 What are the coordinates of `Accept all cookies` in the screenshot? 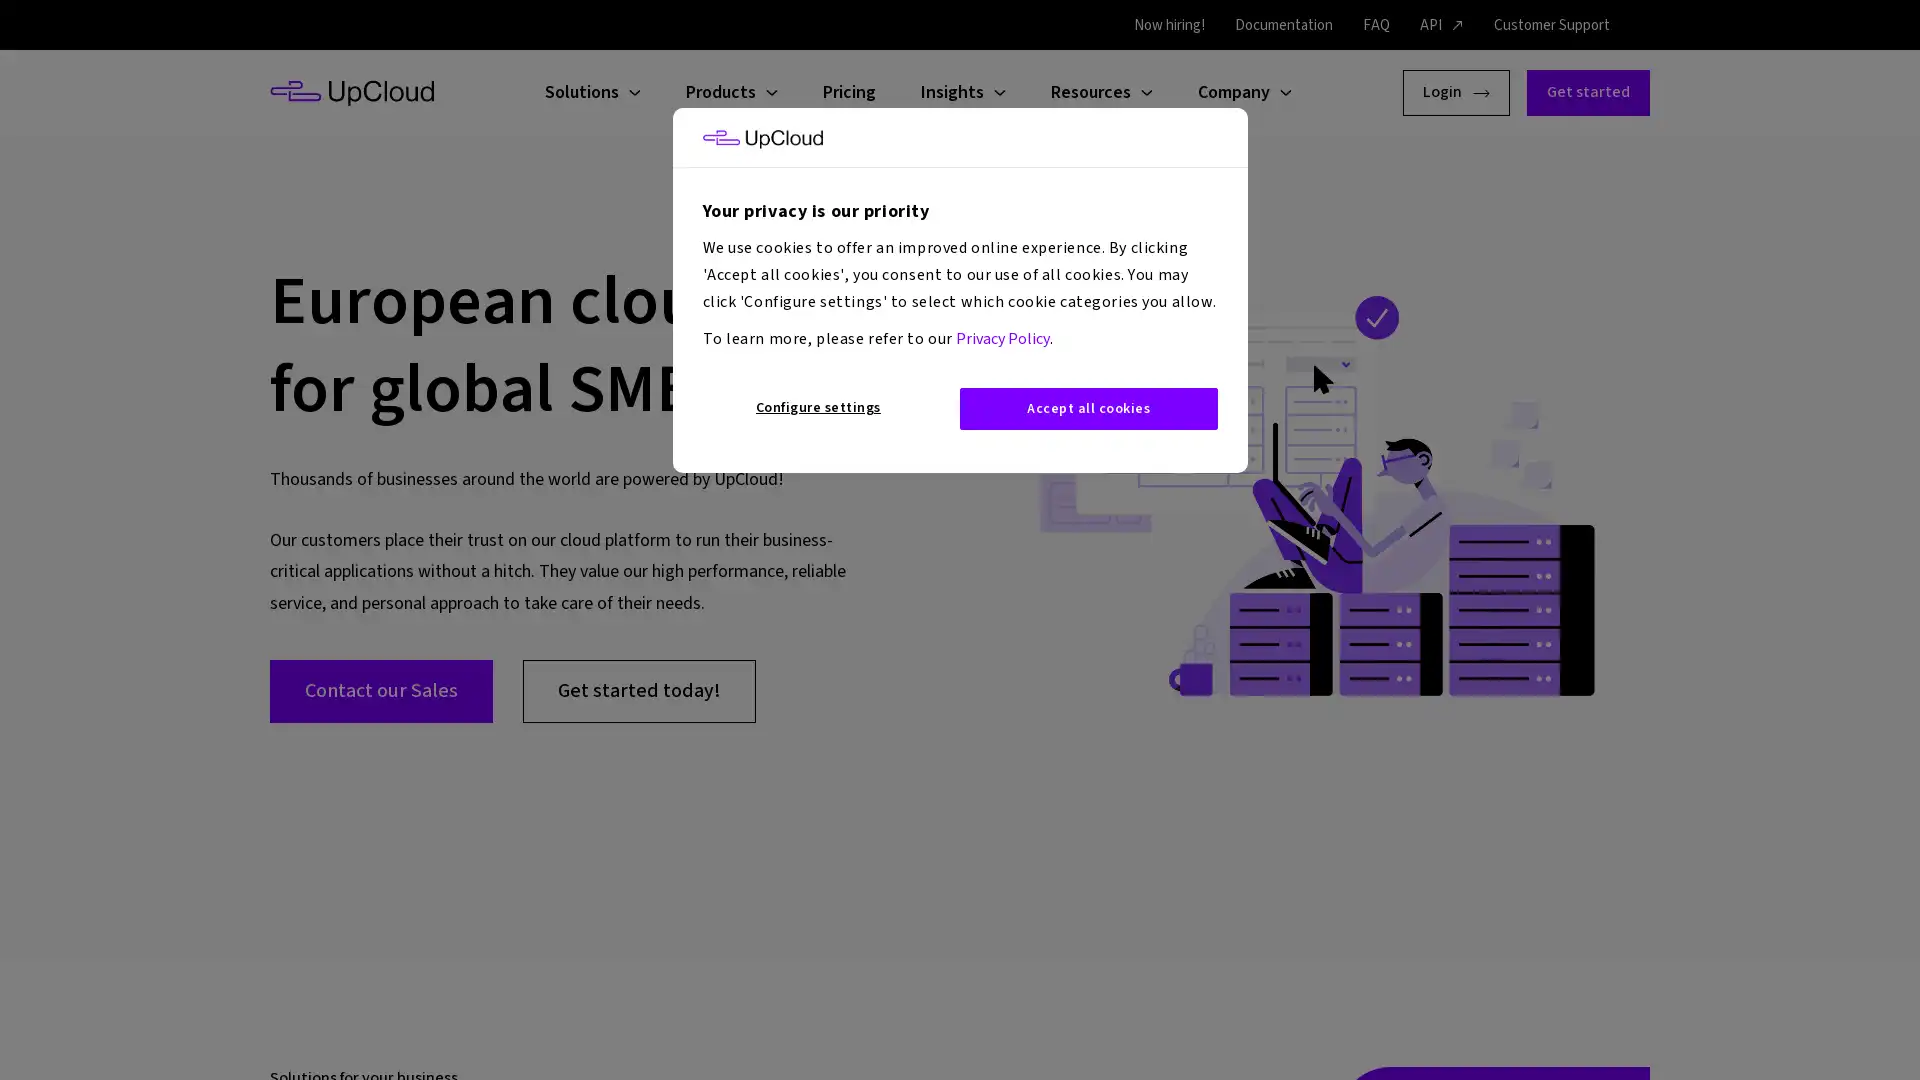 It's located at (1087, 407).